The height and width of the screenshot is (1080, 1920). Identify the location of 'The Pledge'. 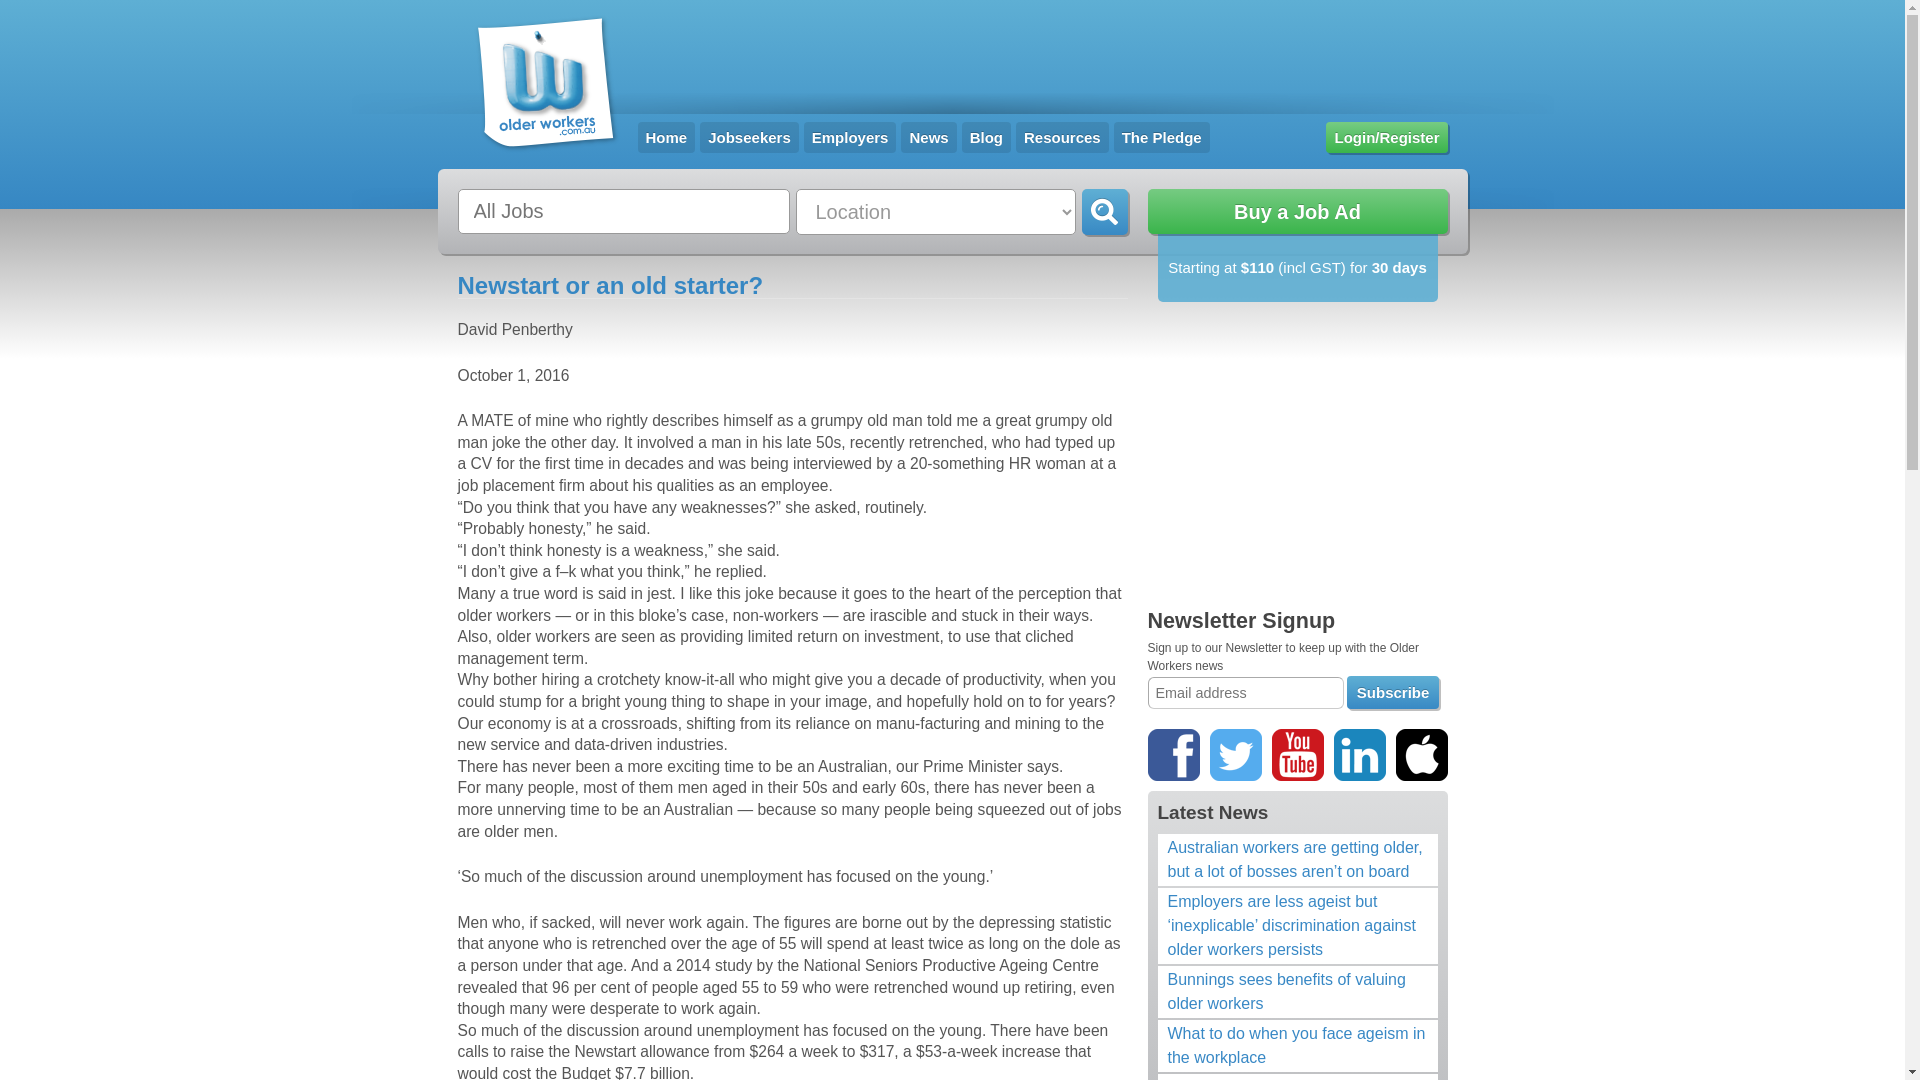
(1112, 136).